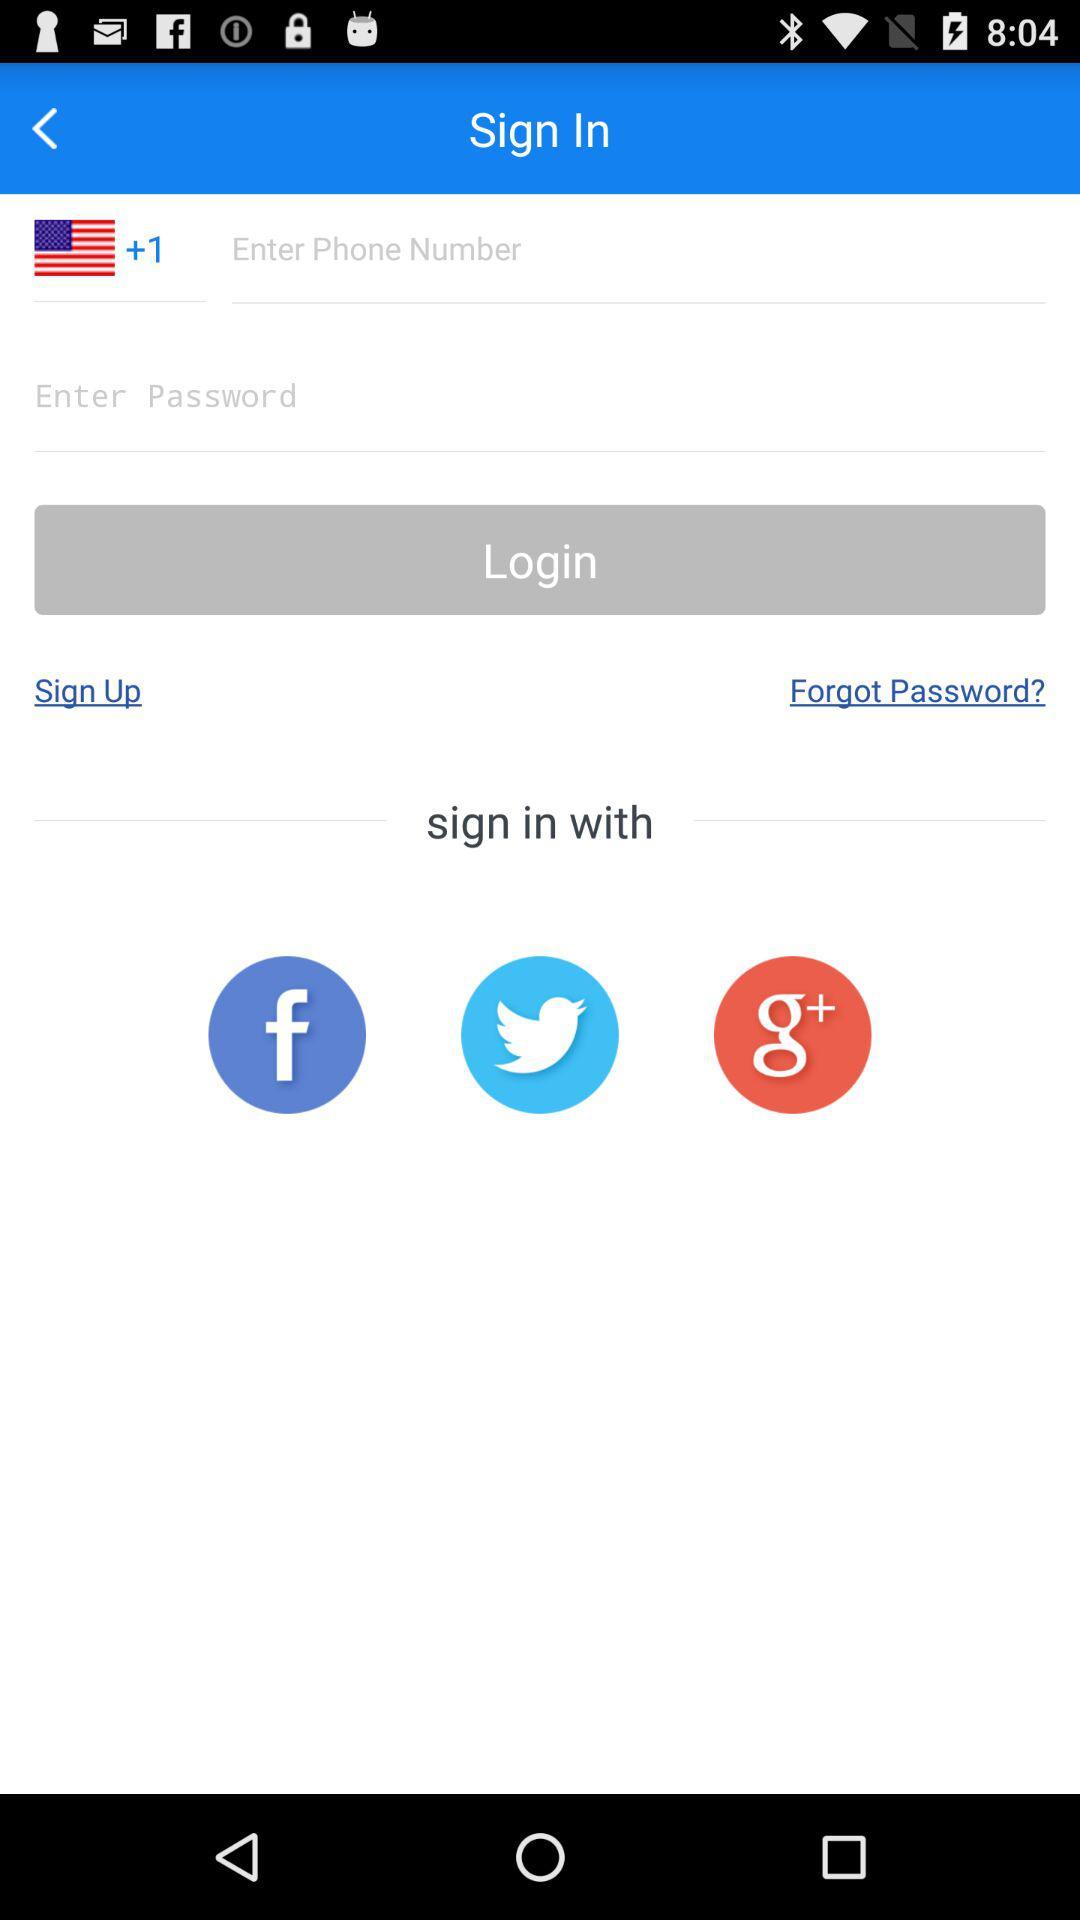 The width and height of the screenshot is (1080, 1920). Describe the element at coordinates (638, 247) in the screenshot. I see `phone number as login` at that location.